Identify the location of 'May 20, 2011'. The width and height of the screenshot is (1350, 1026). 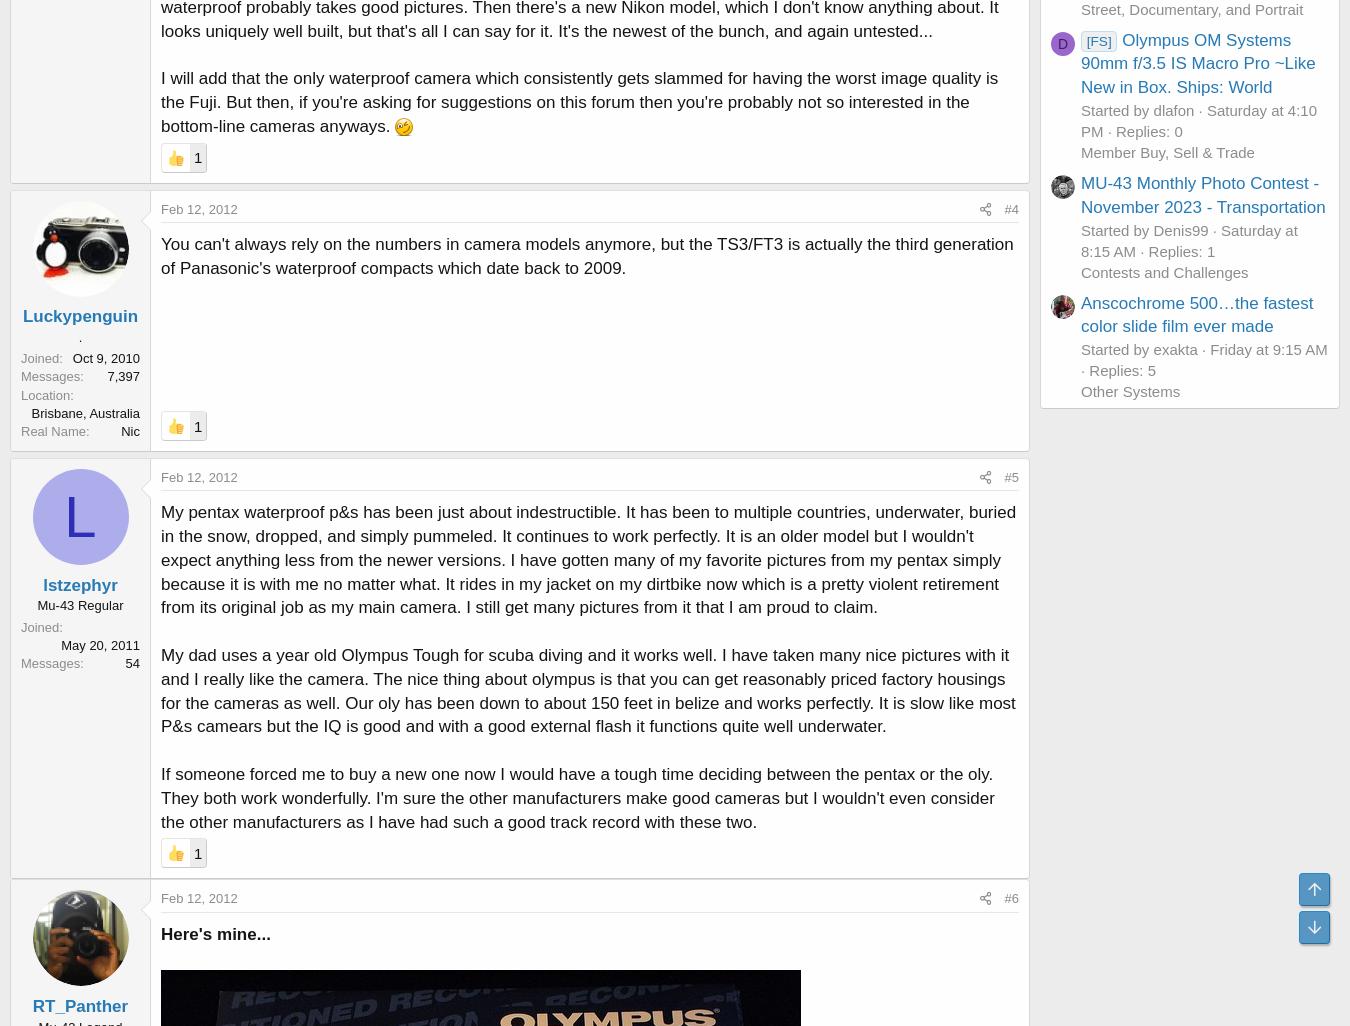
(60, 644).